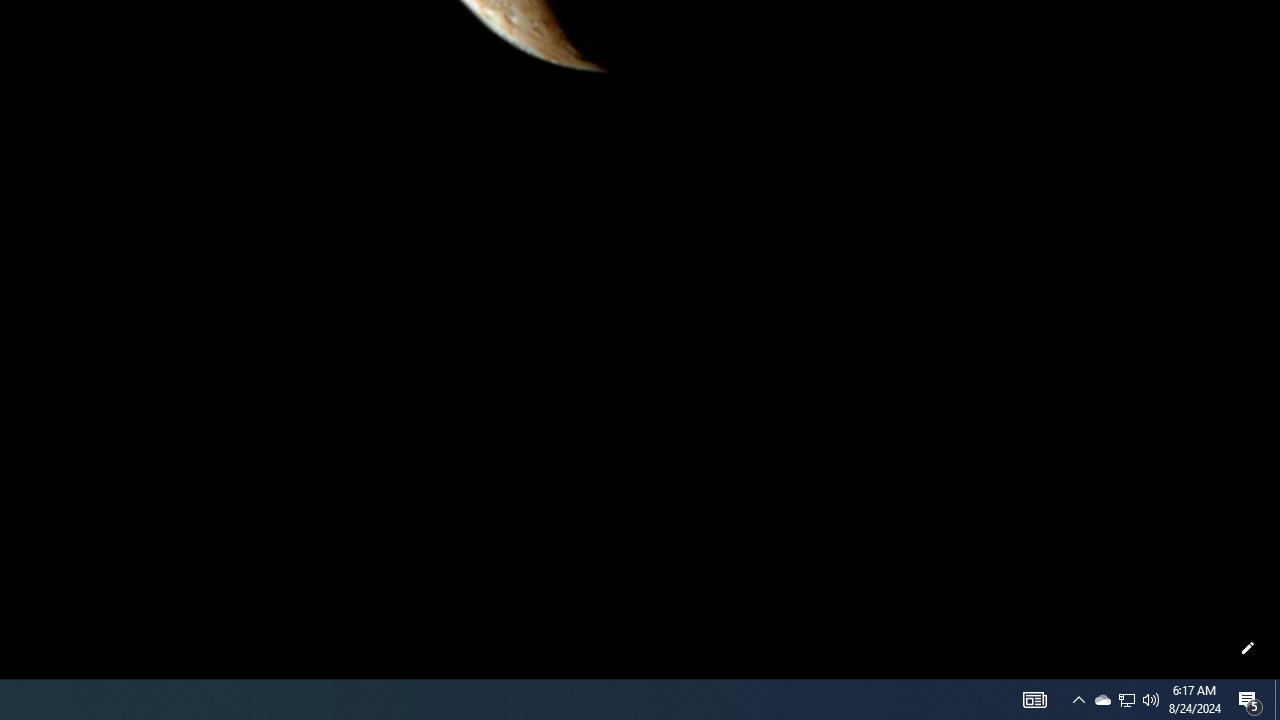 Image resolution: width=1280 pixels, height=720 pixels. Describe the element at coordinates (1247, 648) in the screenshot. I see `'Customize this page'` at that location.